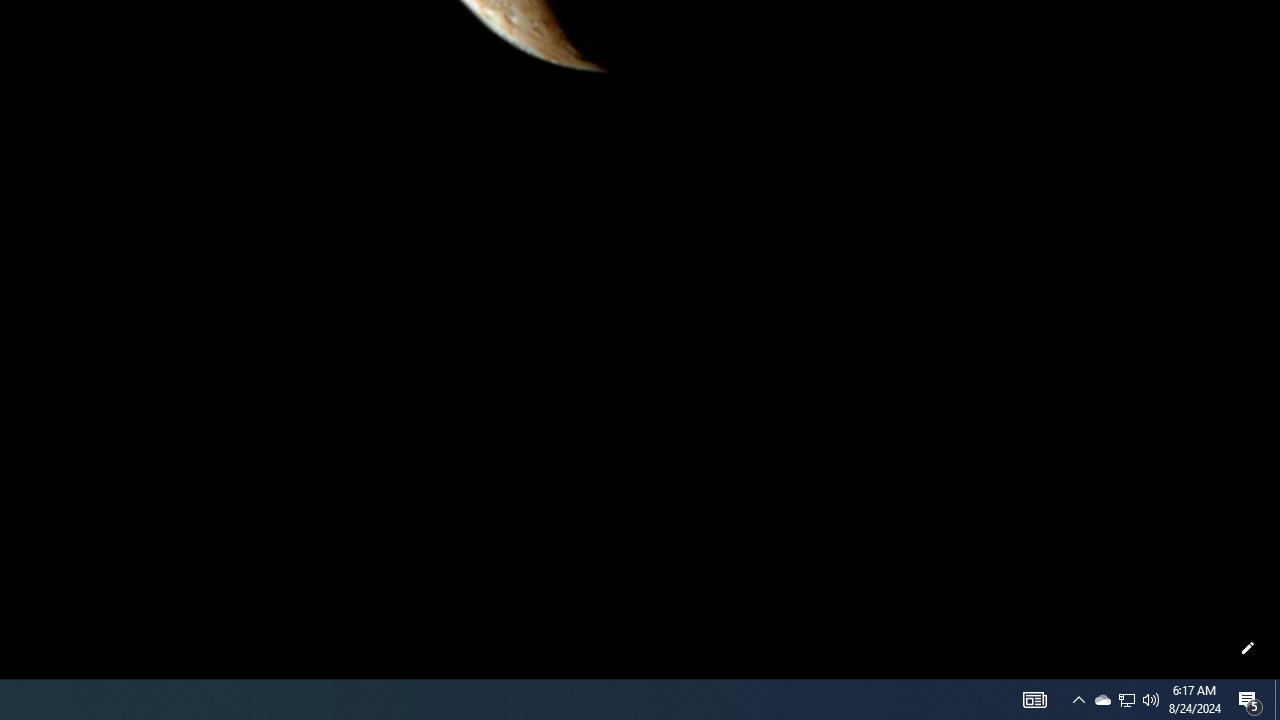 Image resolution: width=1280 pixels, height=720 pixels. Describe the element at coordinates (1247, 648) in the screenshot. I see `'Customize this page'` at that location.